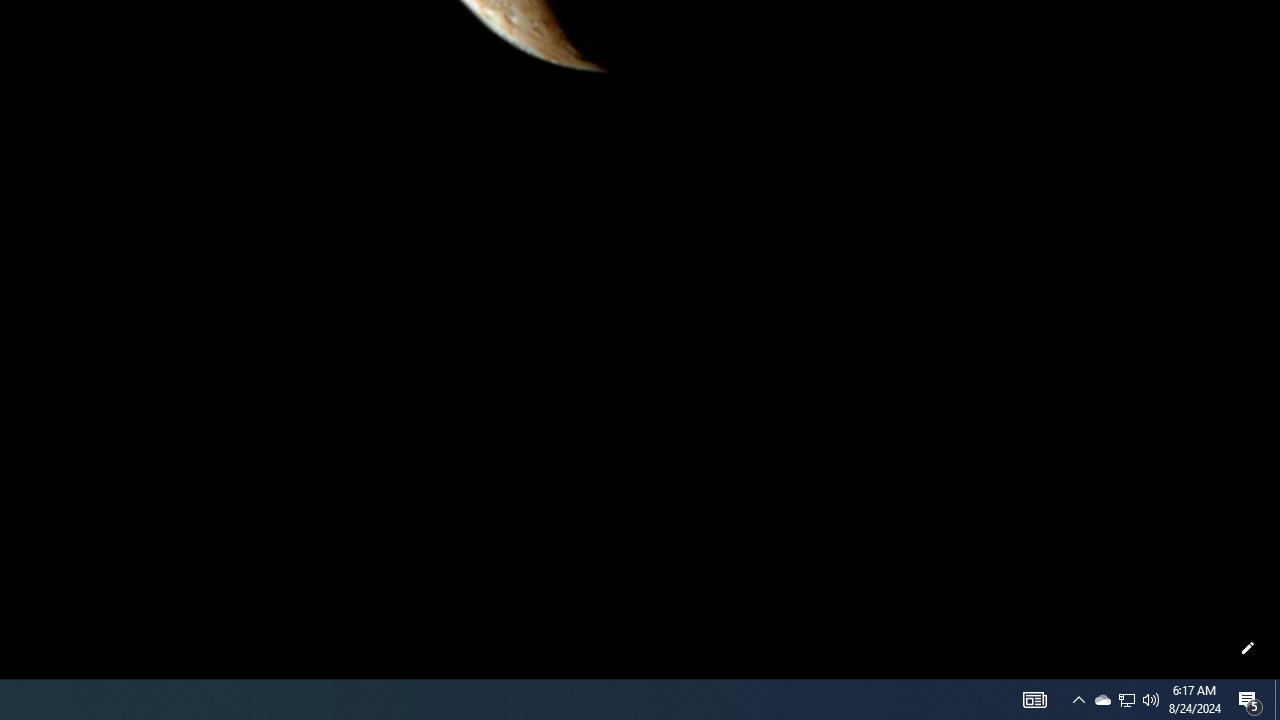 Image resolution: width=1280 pixels, height=720 pixels. Describe the element at coordinates (1247, 648) in the screenshot. I see `'Customize this page'` at that location.